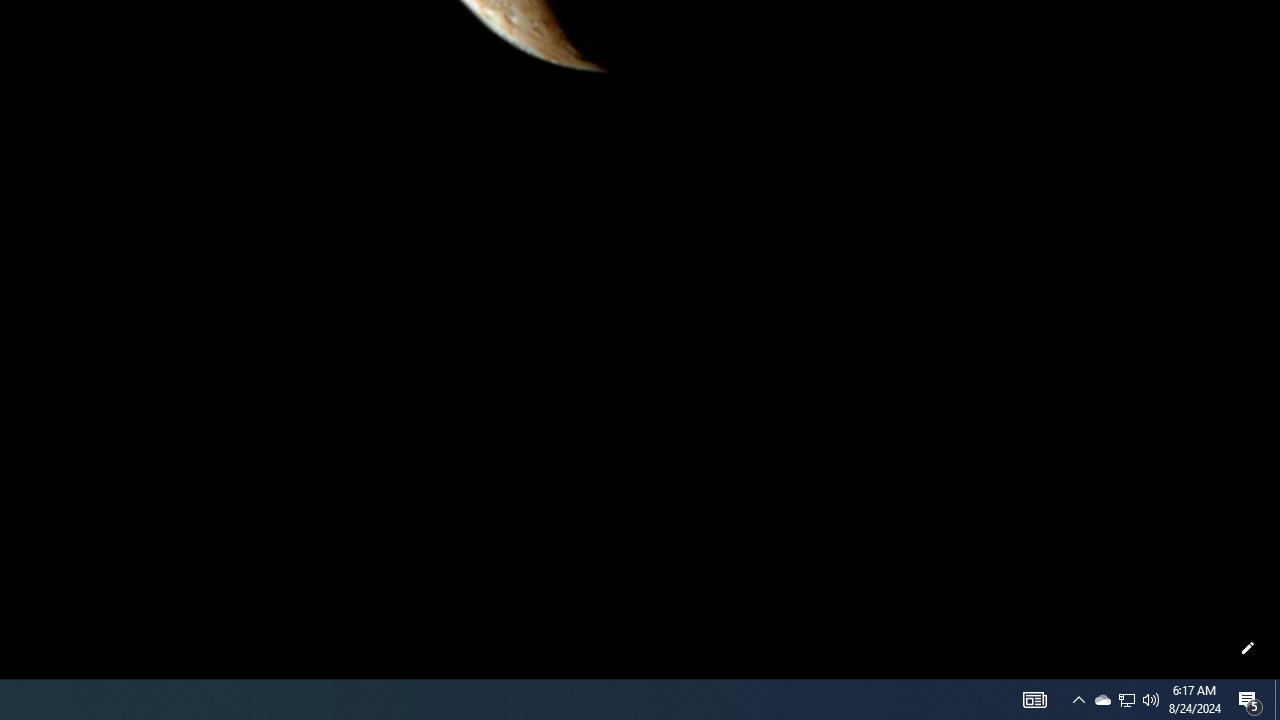 Image resolution: width=1280 pixels, height=720 pixels. Describe the element at coordinates (1247, 648) in the screenshot. I see `'Customize this page'` at that location.